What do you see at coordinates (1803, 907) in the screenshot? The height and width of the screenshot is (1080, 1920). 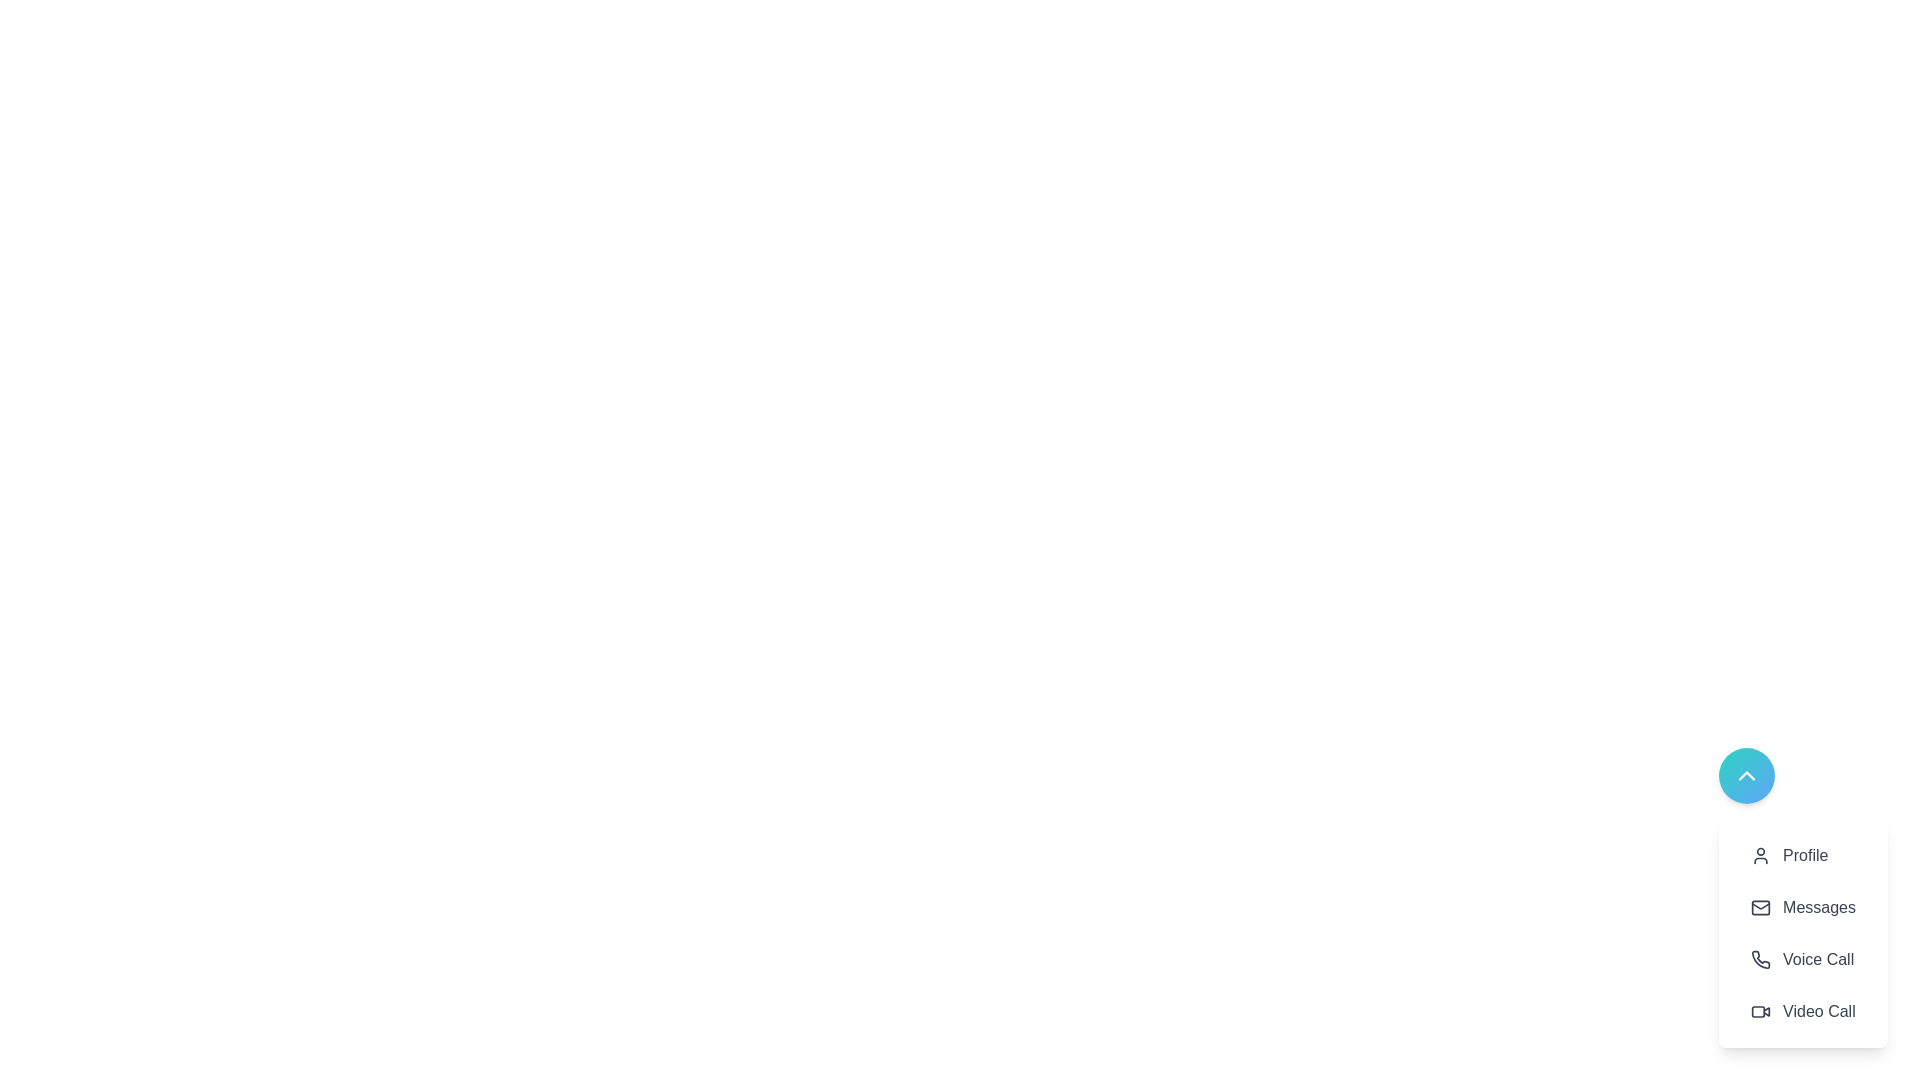 I see `the 'Messages' button in the action list` at bounding box center [1803, 907].